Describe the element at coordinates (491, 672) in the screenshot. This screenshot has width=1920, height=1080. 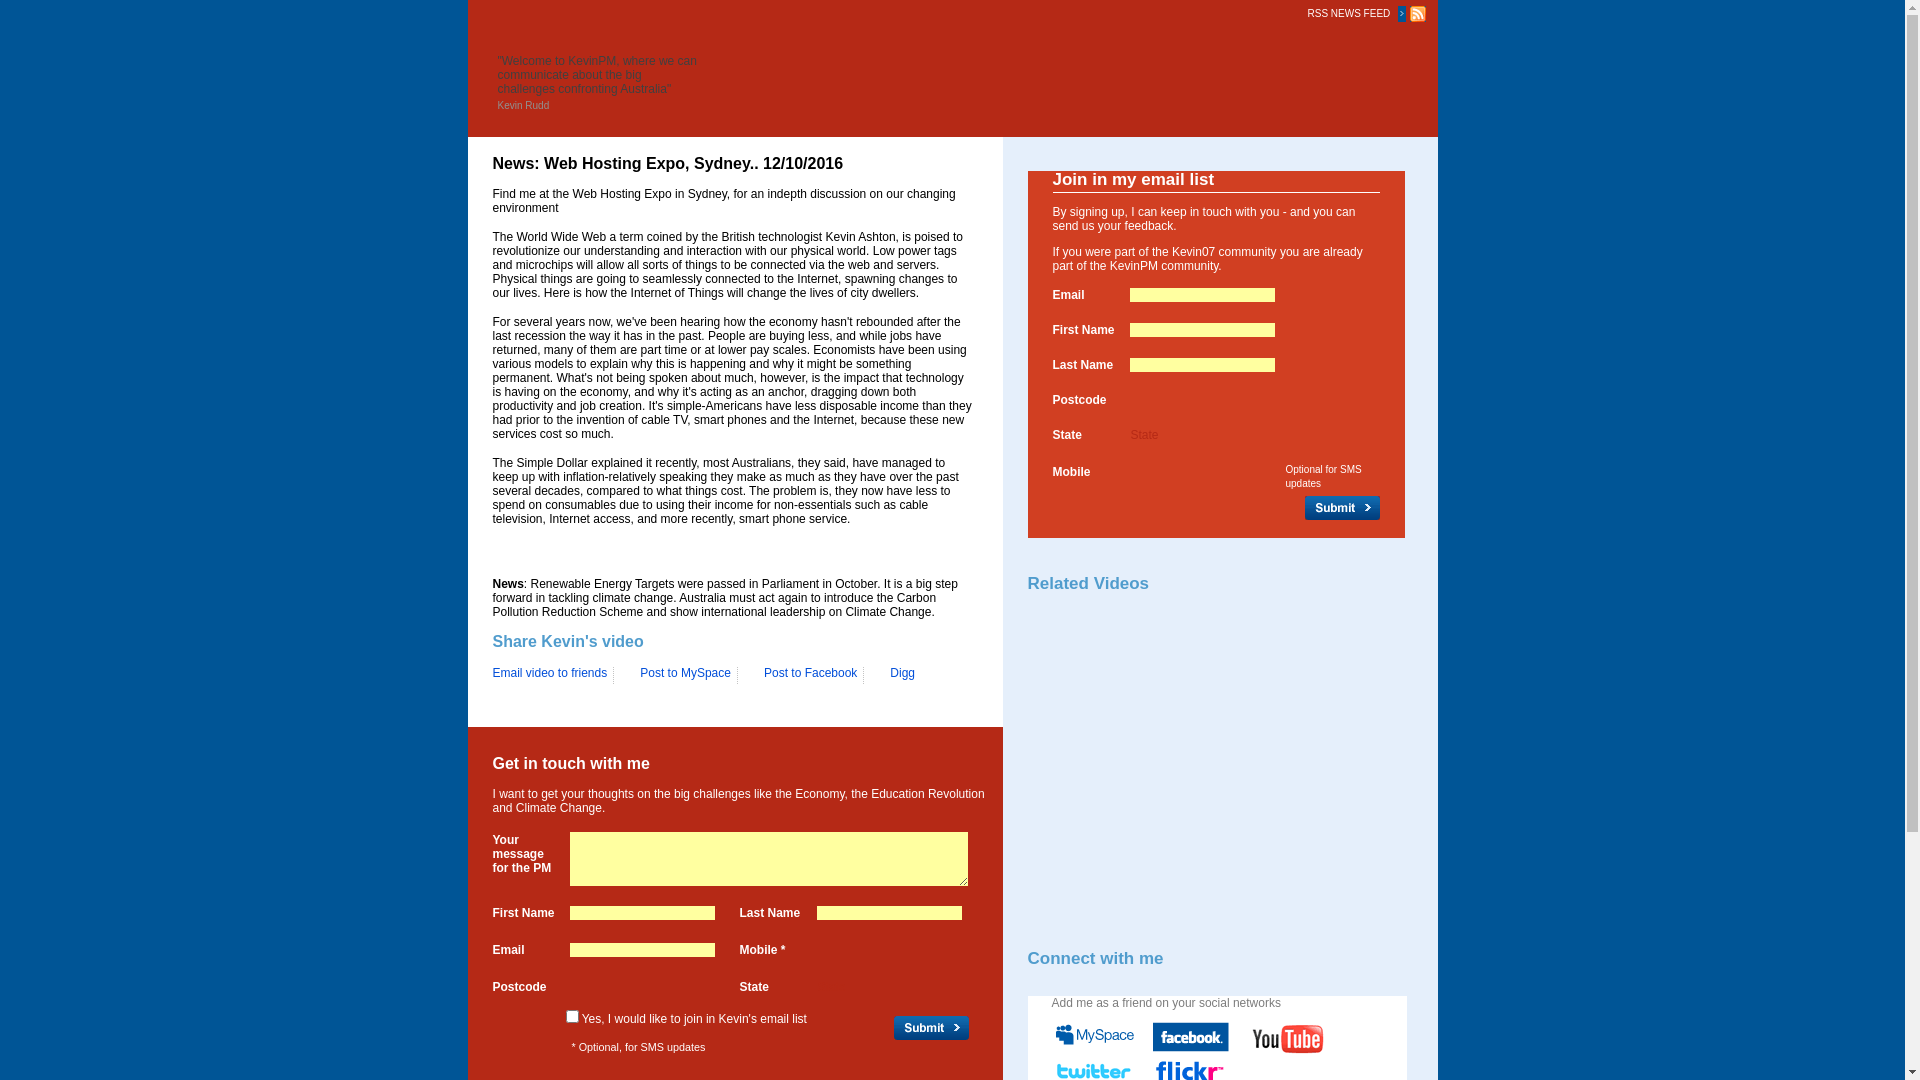
I see `'Email video to friends'` at that location.